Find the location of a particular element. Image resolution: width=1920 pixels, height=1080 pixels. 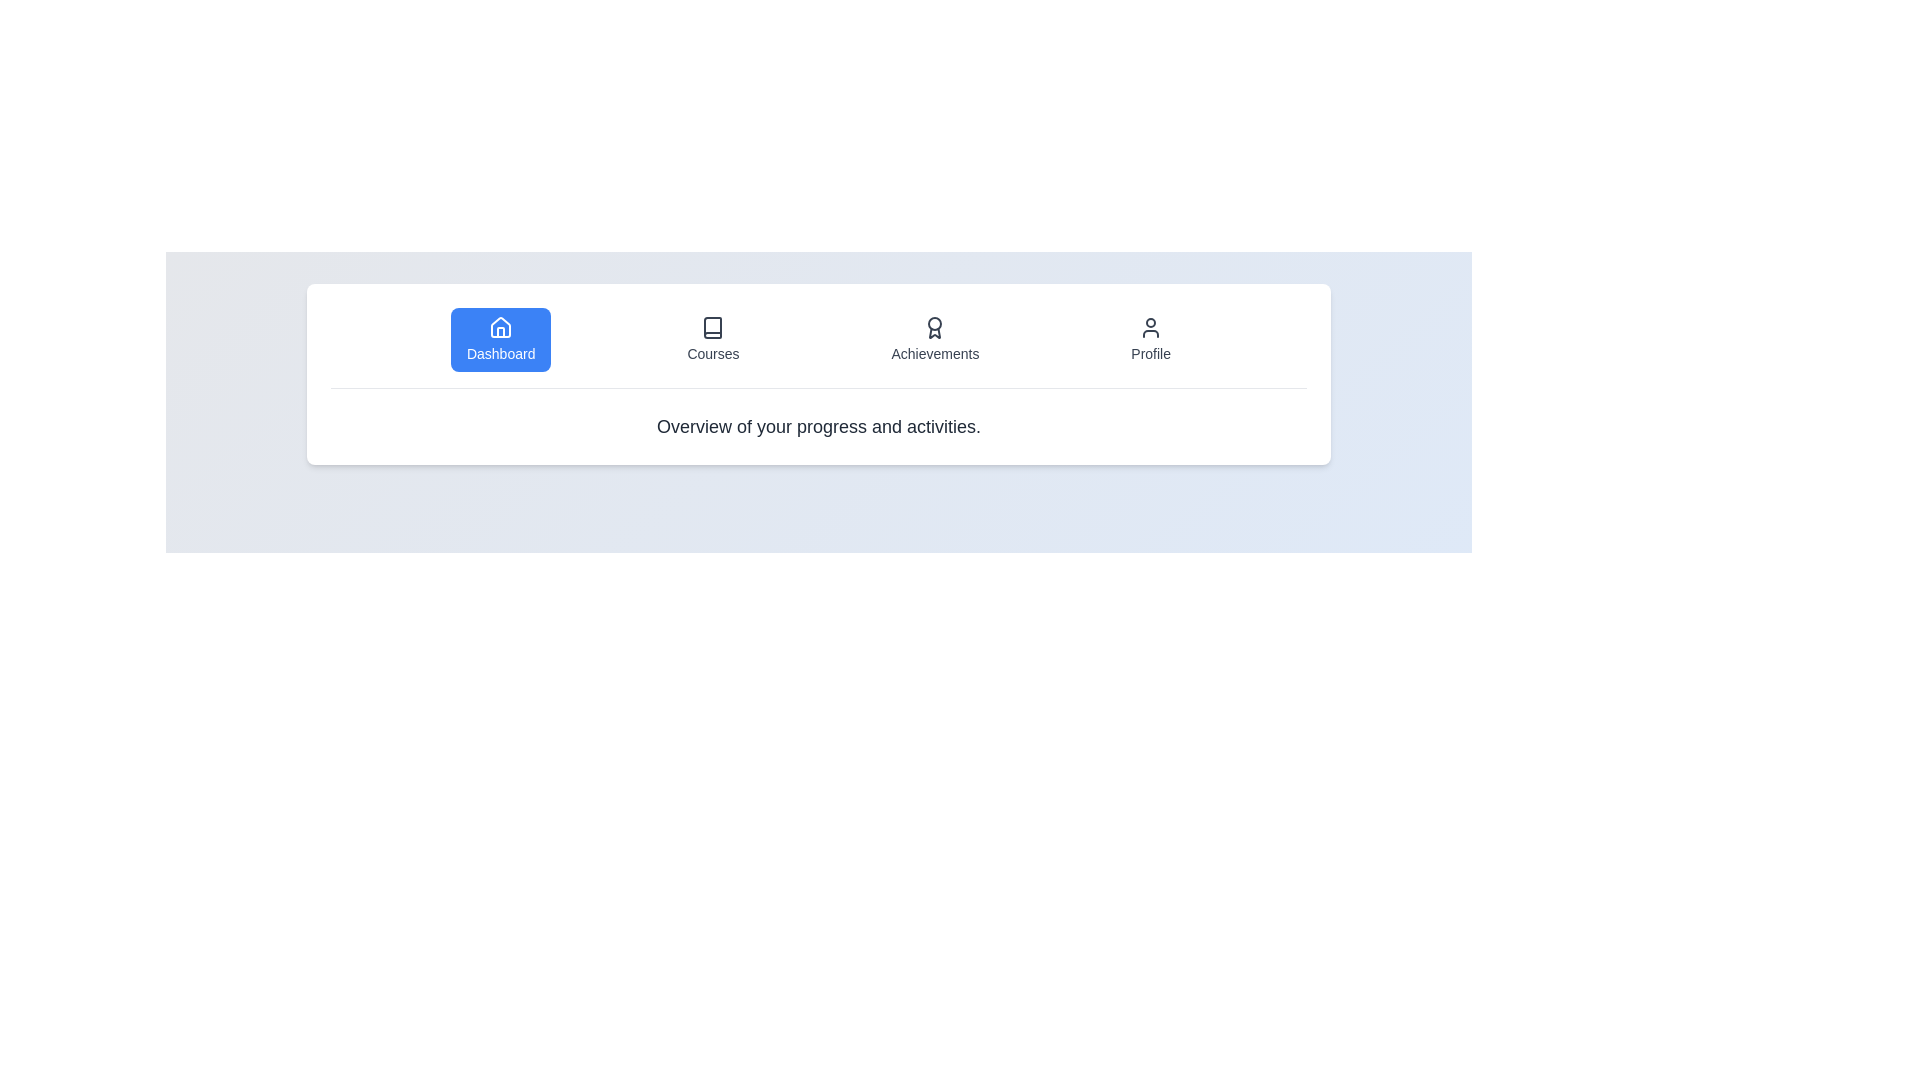

the 'Dashboard' button which contains the house icon, positioned centrally within the navigation menu at the top of the card is located at coordinates (501, 331).